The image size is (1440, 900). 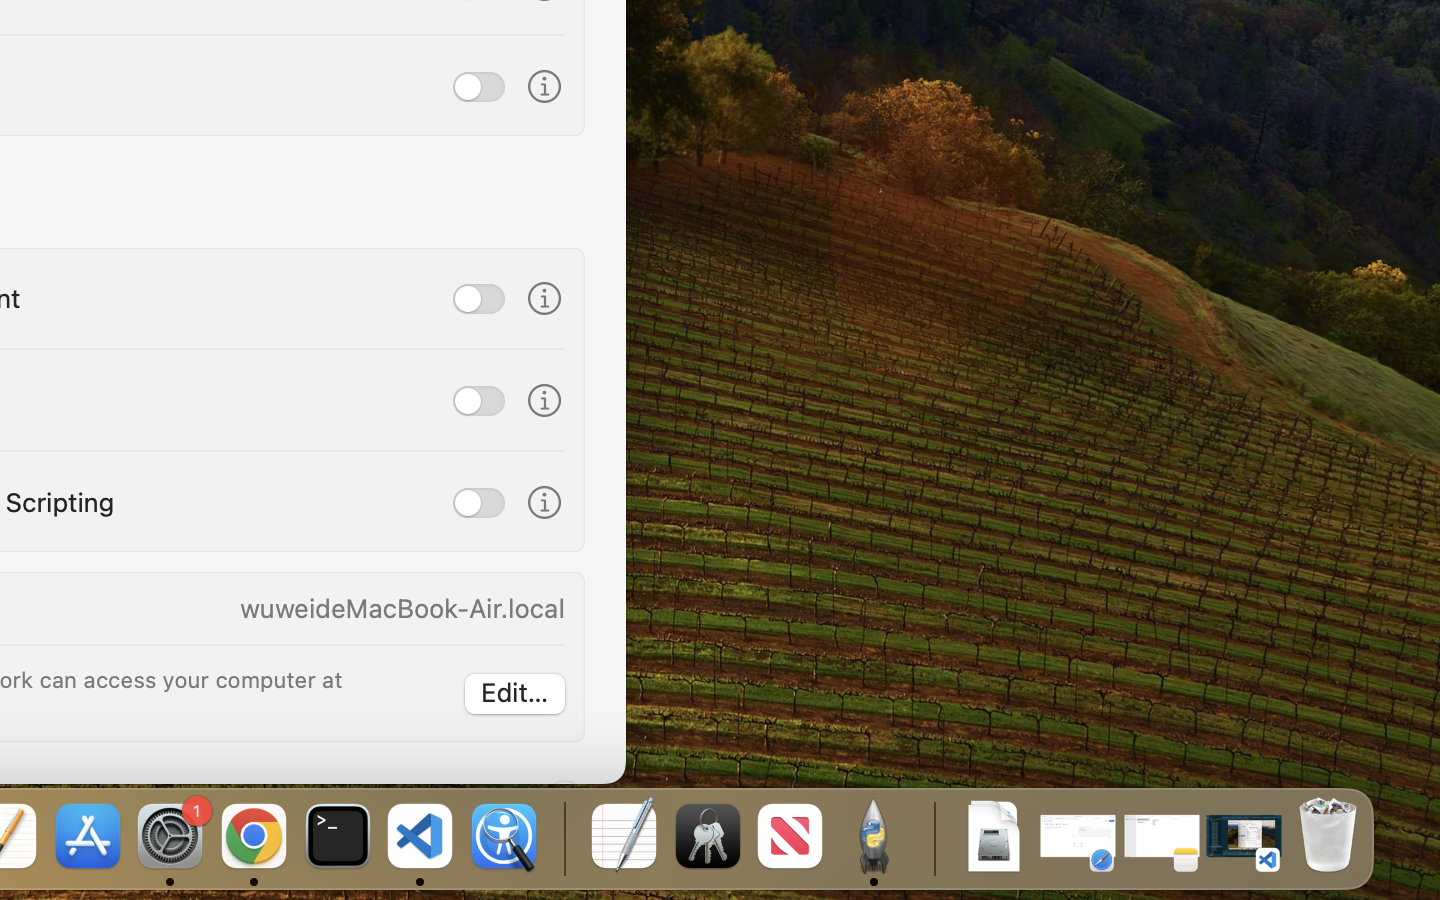 What do you see at coordinates (562, 837) in the screenshot?
I see `'0.4285714328289032'` at bounding box center [562, 837].